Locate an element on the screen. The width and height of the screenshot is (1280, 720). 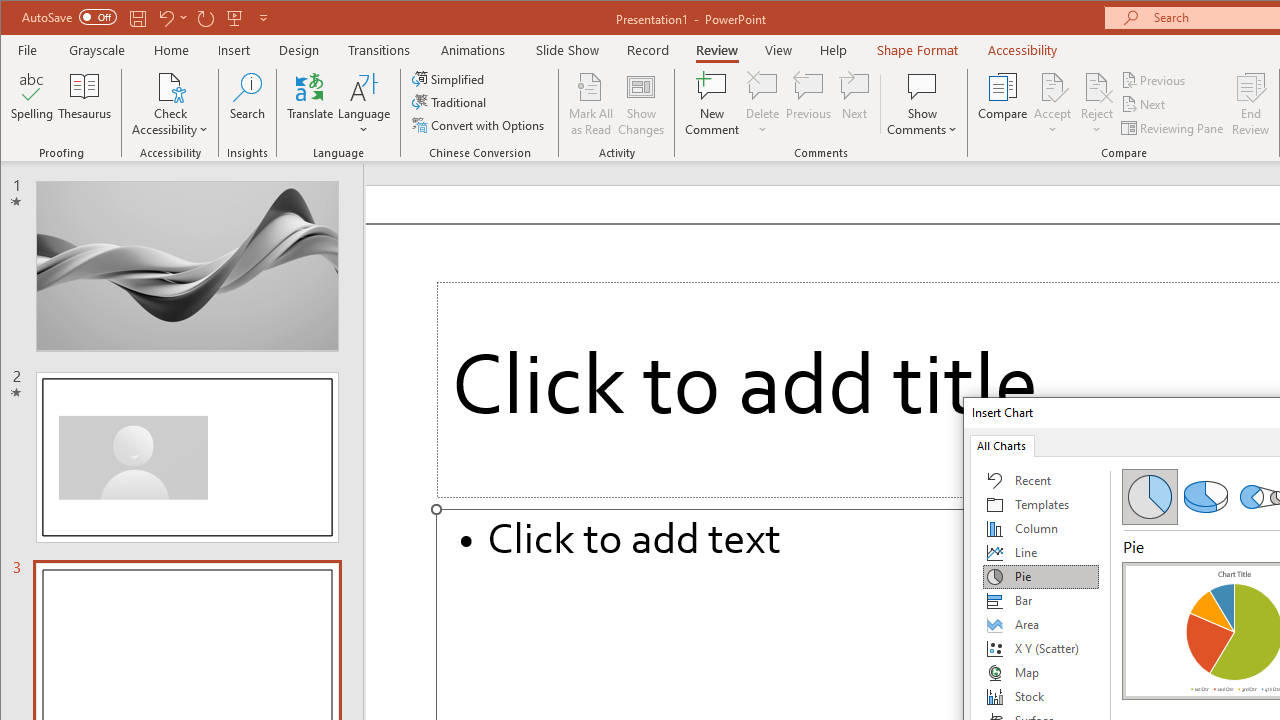
'Thesaurus...' is located at coordinates (84, 104).